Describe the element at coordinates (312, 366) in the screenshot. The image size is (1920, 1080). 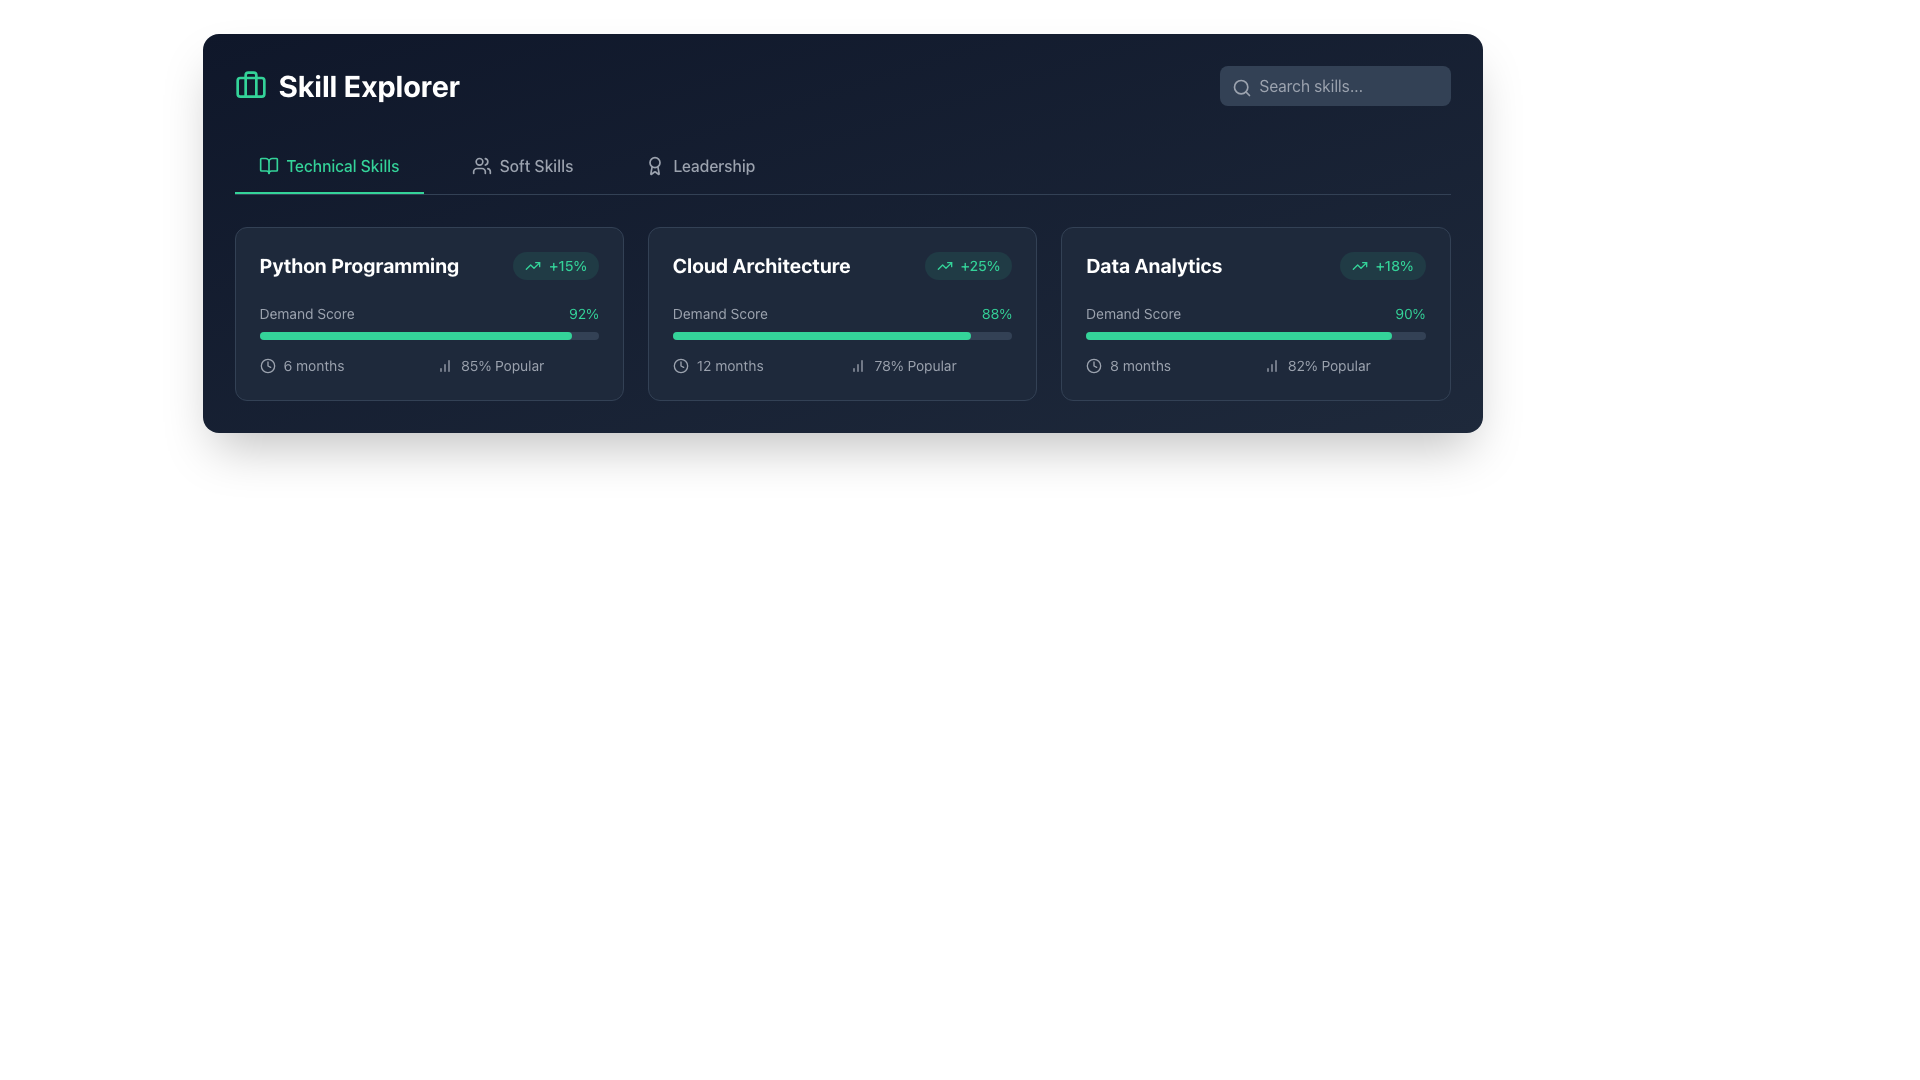
I see `the text label indicating the duration or time span in the lower-left area of the 'Python Programming' card within the 'Technical Skills' section, located to the right of a clock icon` at that location.